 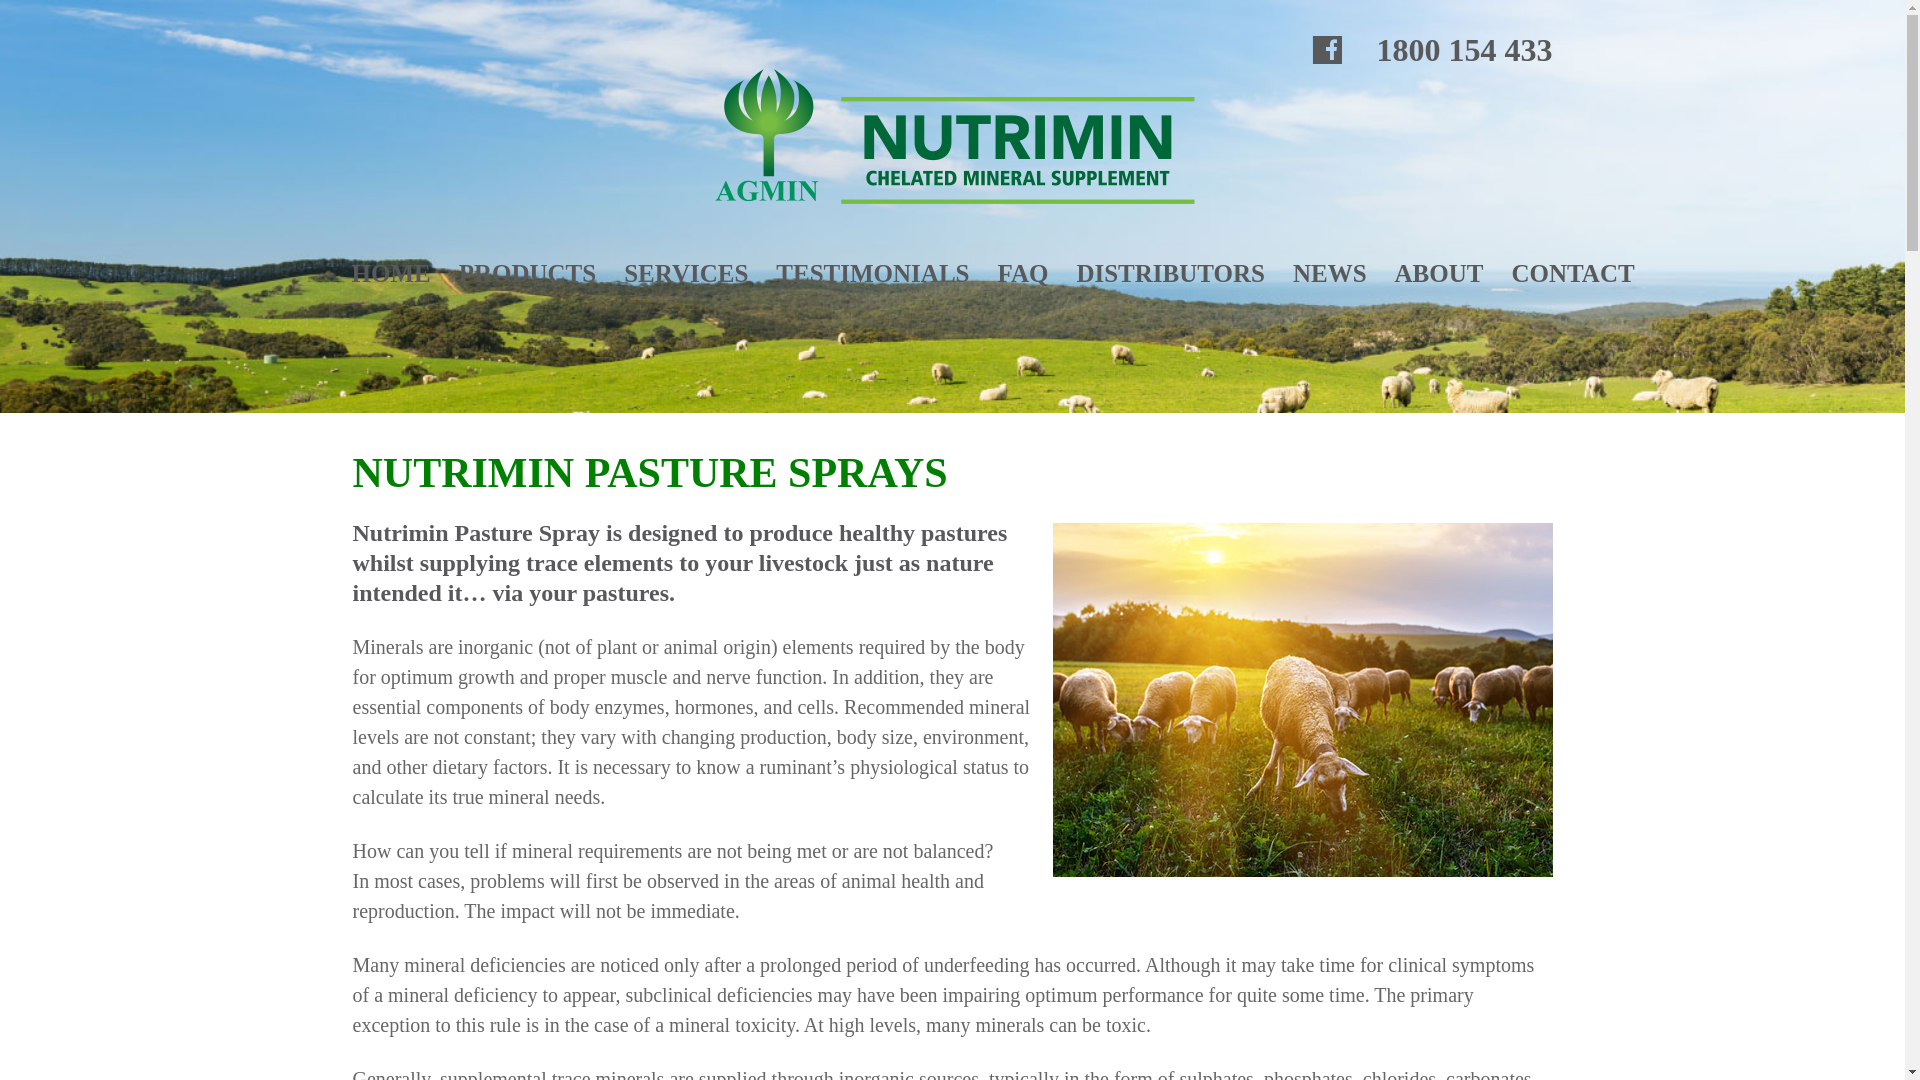 I want to click on '1800 154 433', so click(x=1464, y=49).